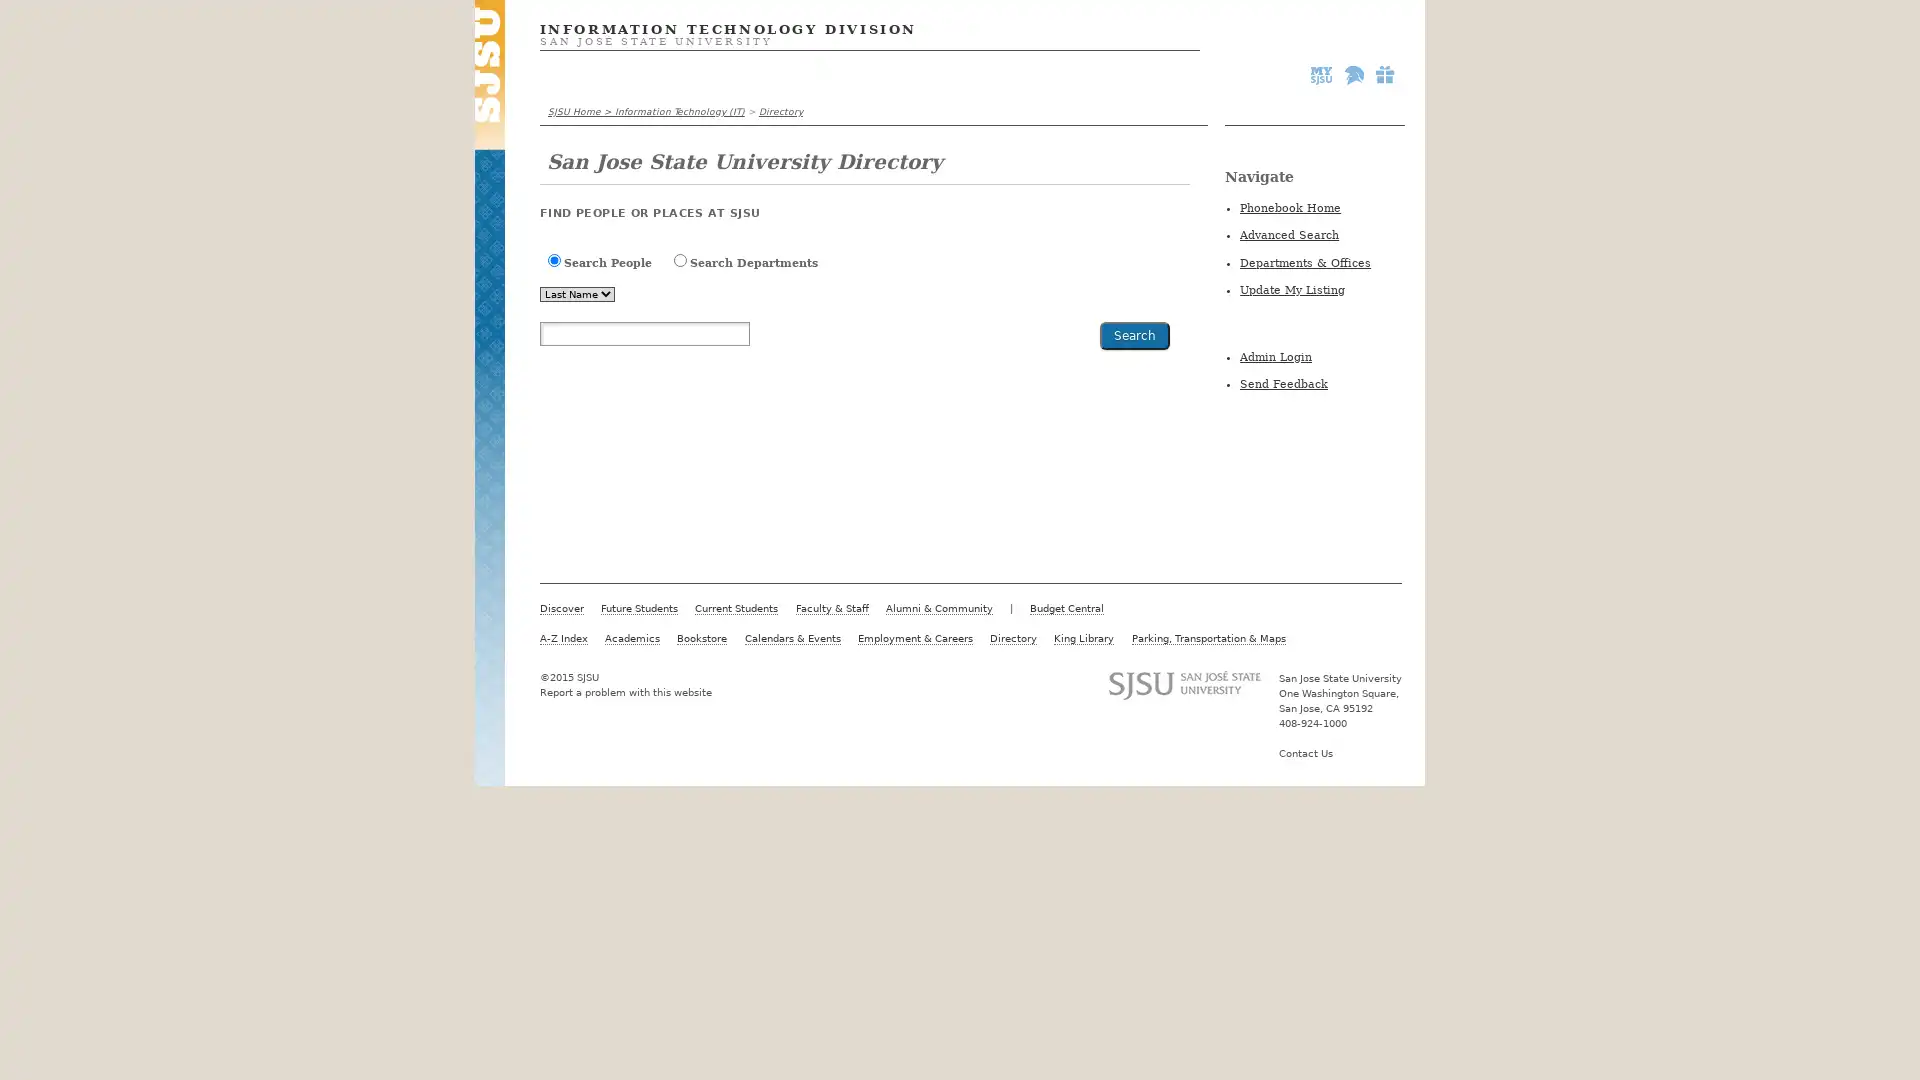  I want to click on Search, so click(1133, 334).